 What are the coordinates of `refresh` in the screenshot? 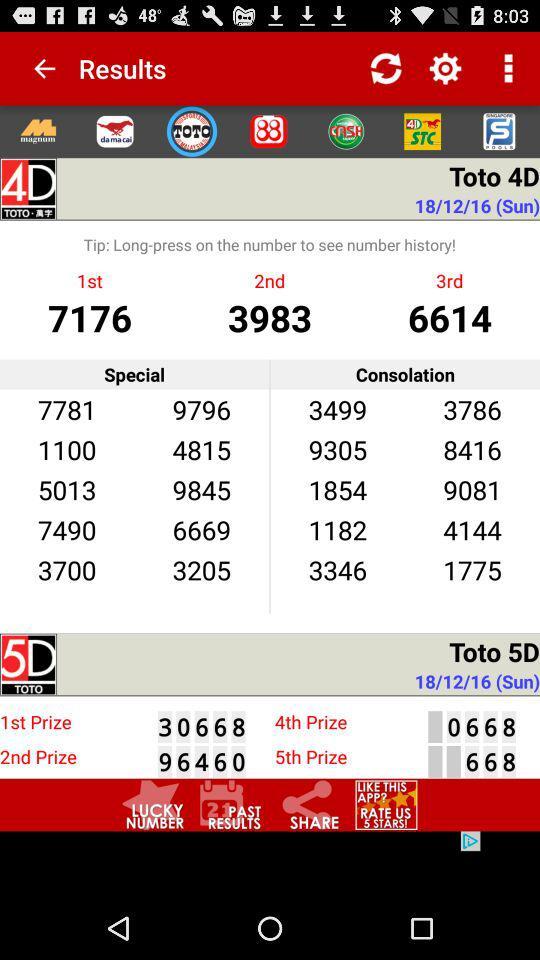 It's located at (386, 68).